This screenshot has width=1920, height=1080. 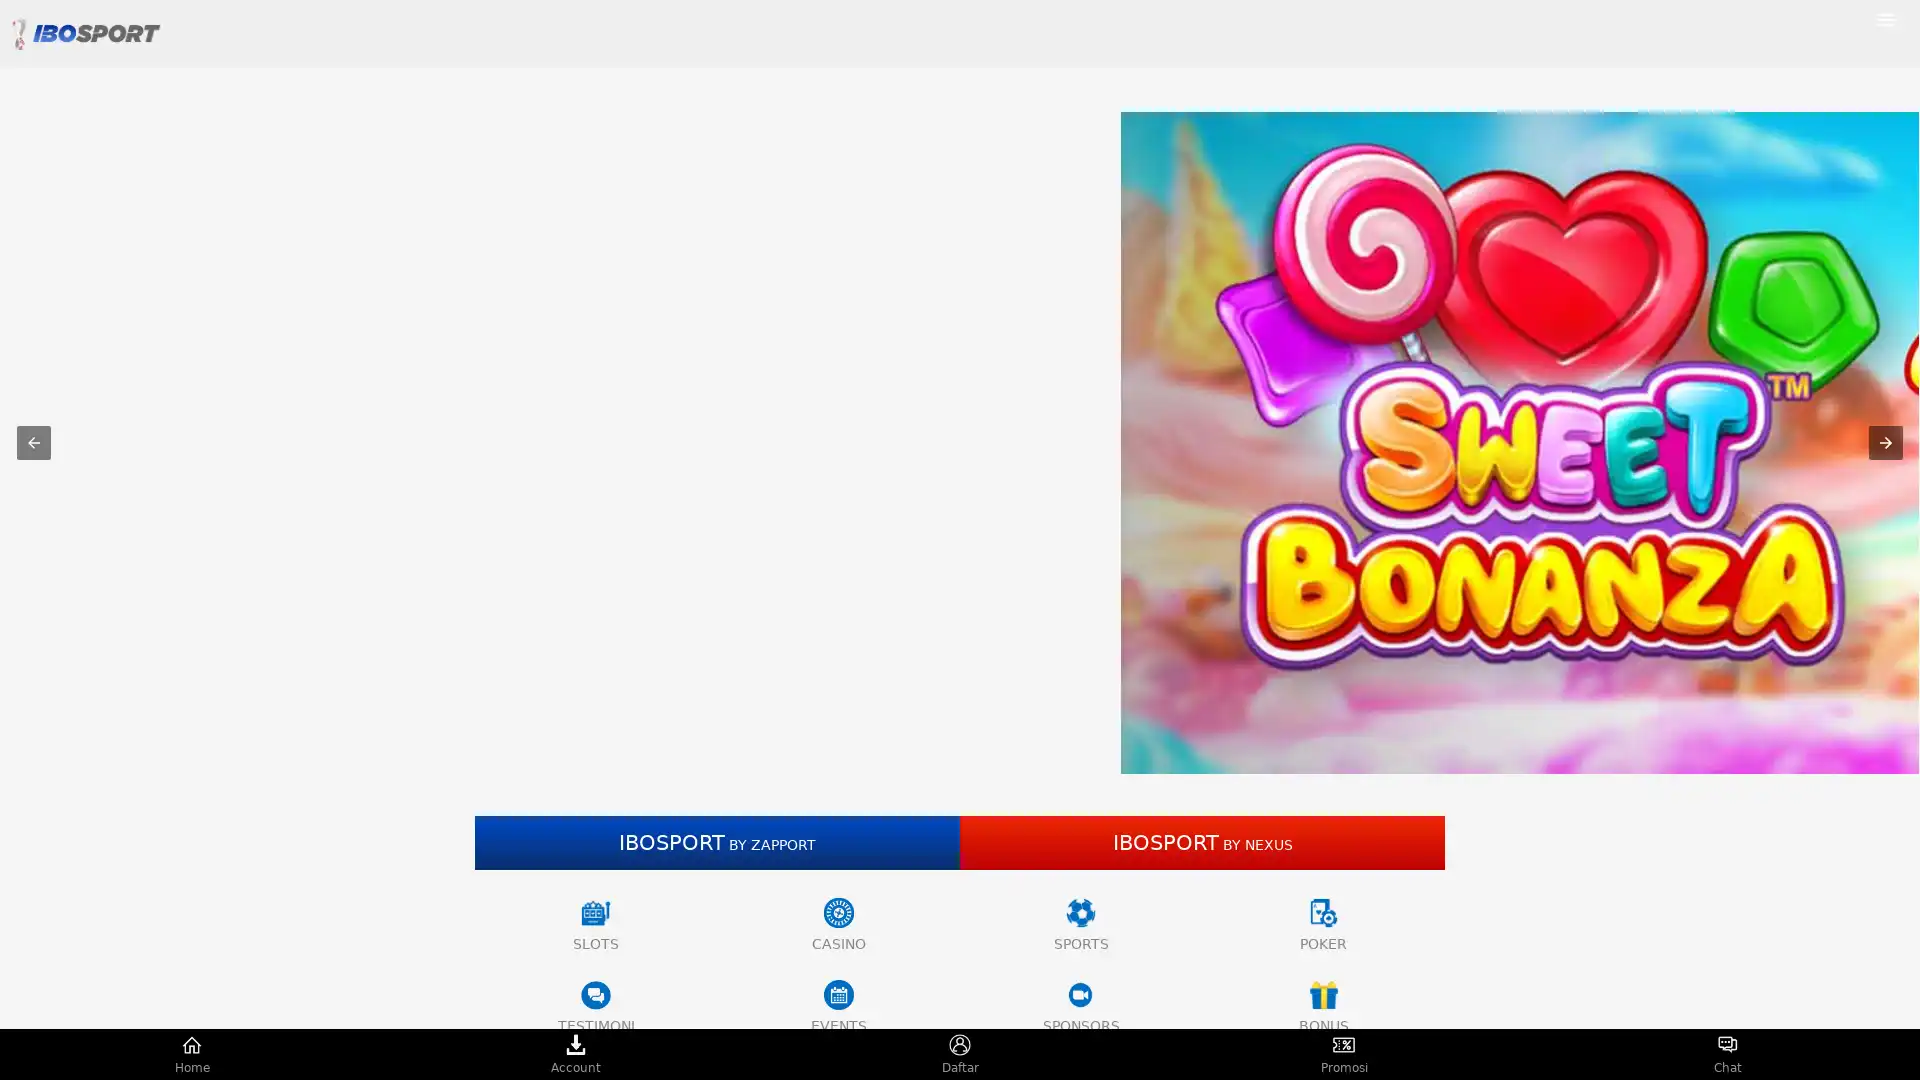 What do you see at coordinates (1885, 442) in the screenshot?
I see `Next item in carousel (1 of 5)` at bounding box center [1885, 442].